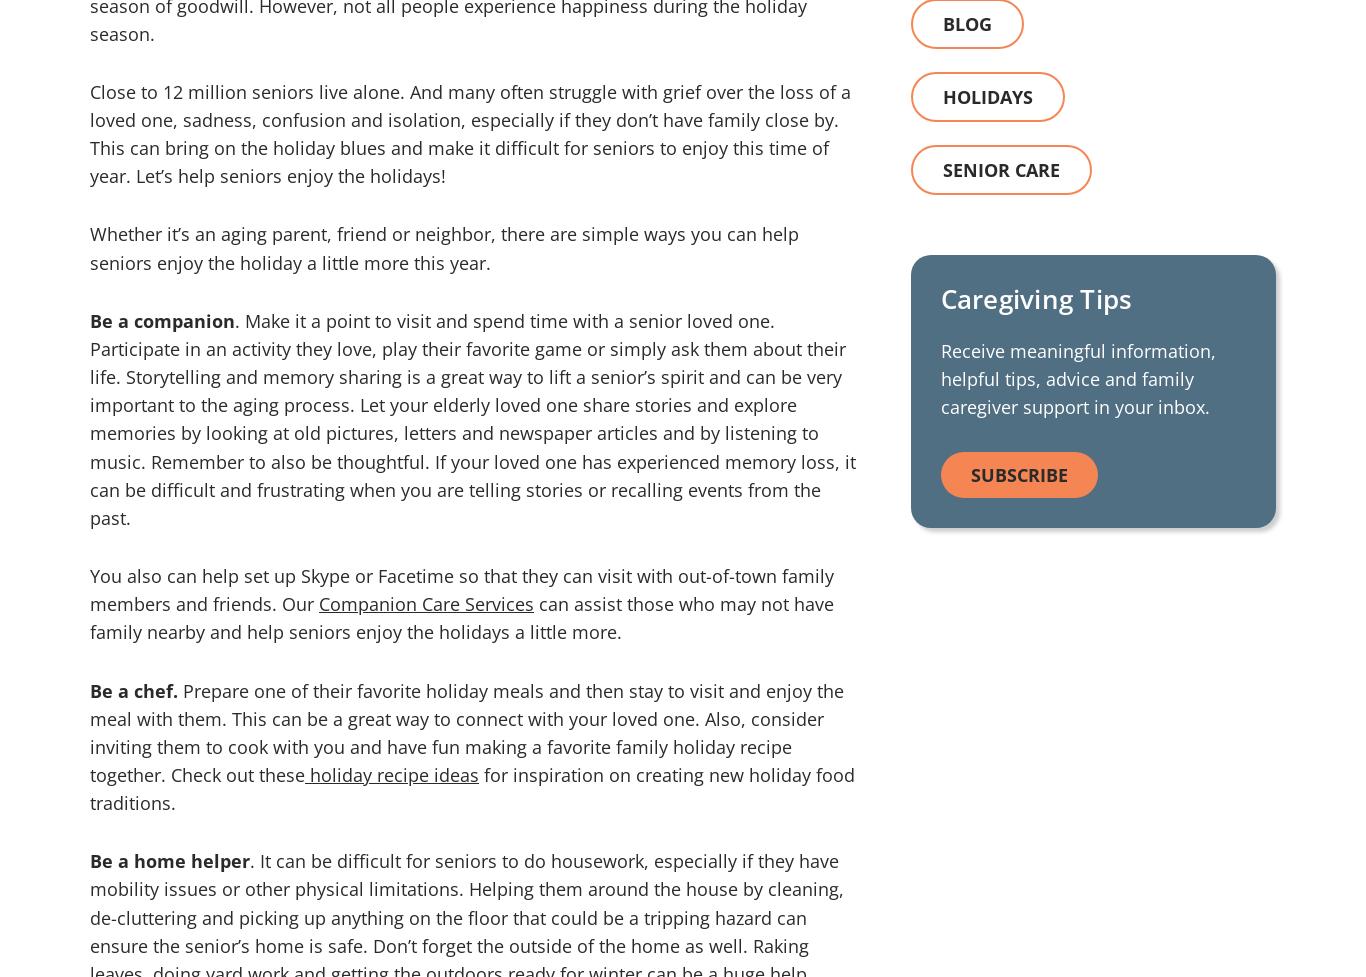 The width and height of the screenshot is (1366, 977). Describe the element at coordinates (683, 584) in the screenshot. I see `'Zbra Studios'` at that location.